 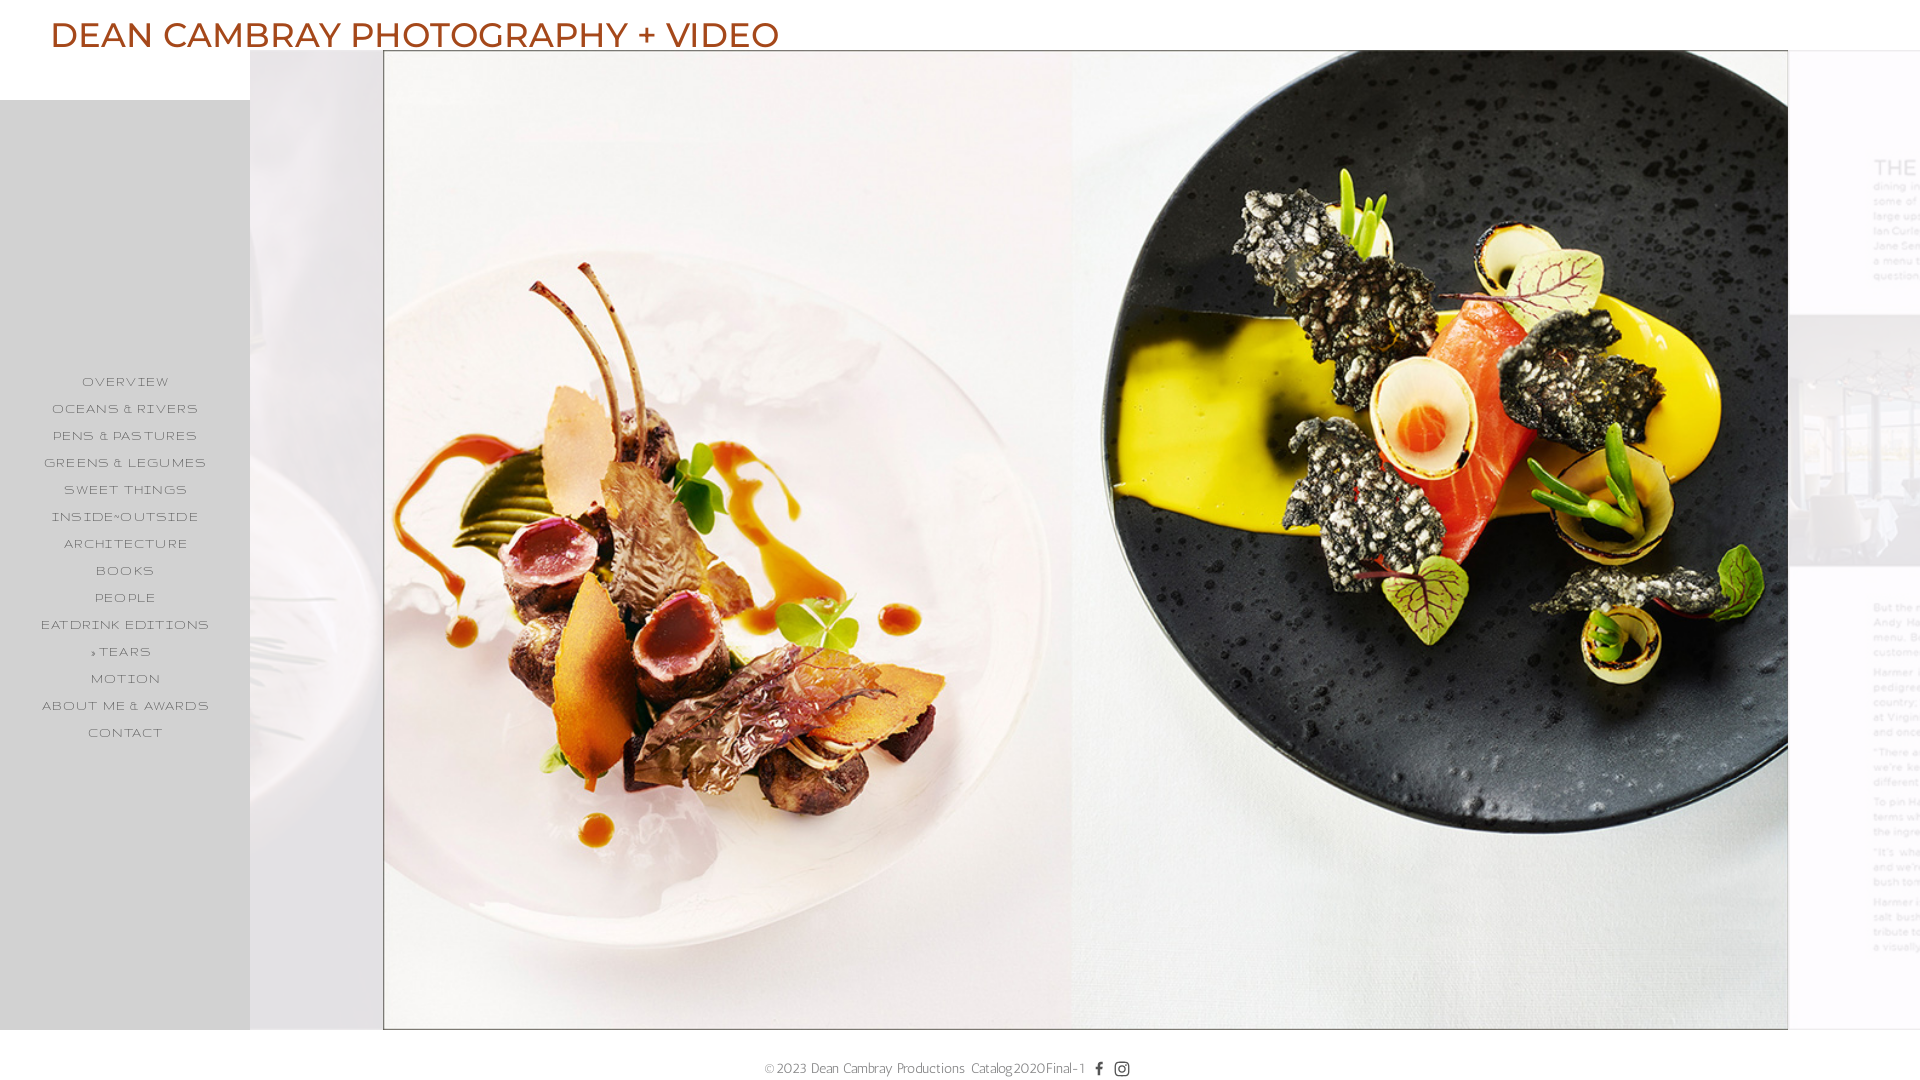 I want to click on 'PENS & PASTURES', so click(x=52, y=434).